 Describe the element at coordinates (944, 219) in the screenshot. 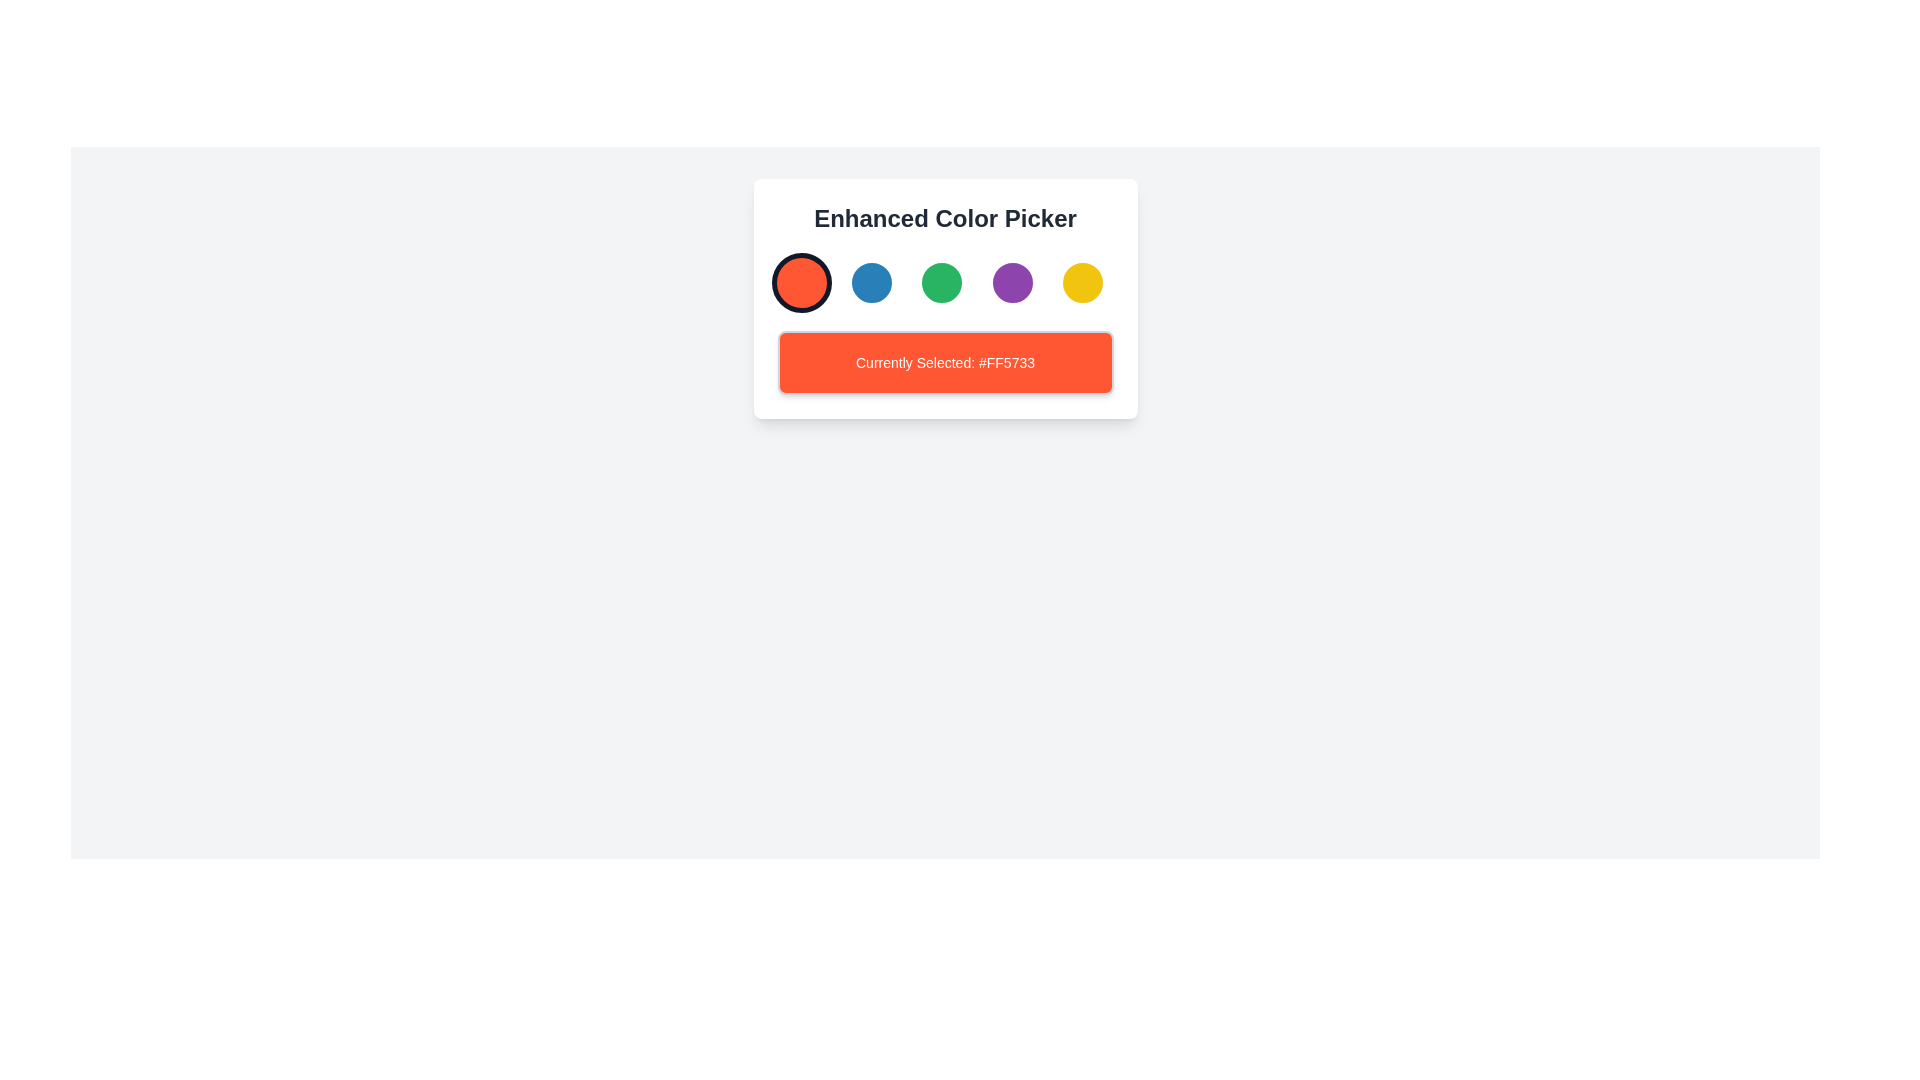

I see `the 'Enhanced Color Picker' label, which is styled in bold, dark gray font at the top of the panel` at that location.